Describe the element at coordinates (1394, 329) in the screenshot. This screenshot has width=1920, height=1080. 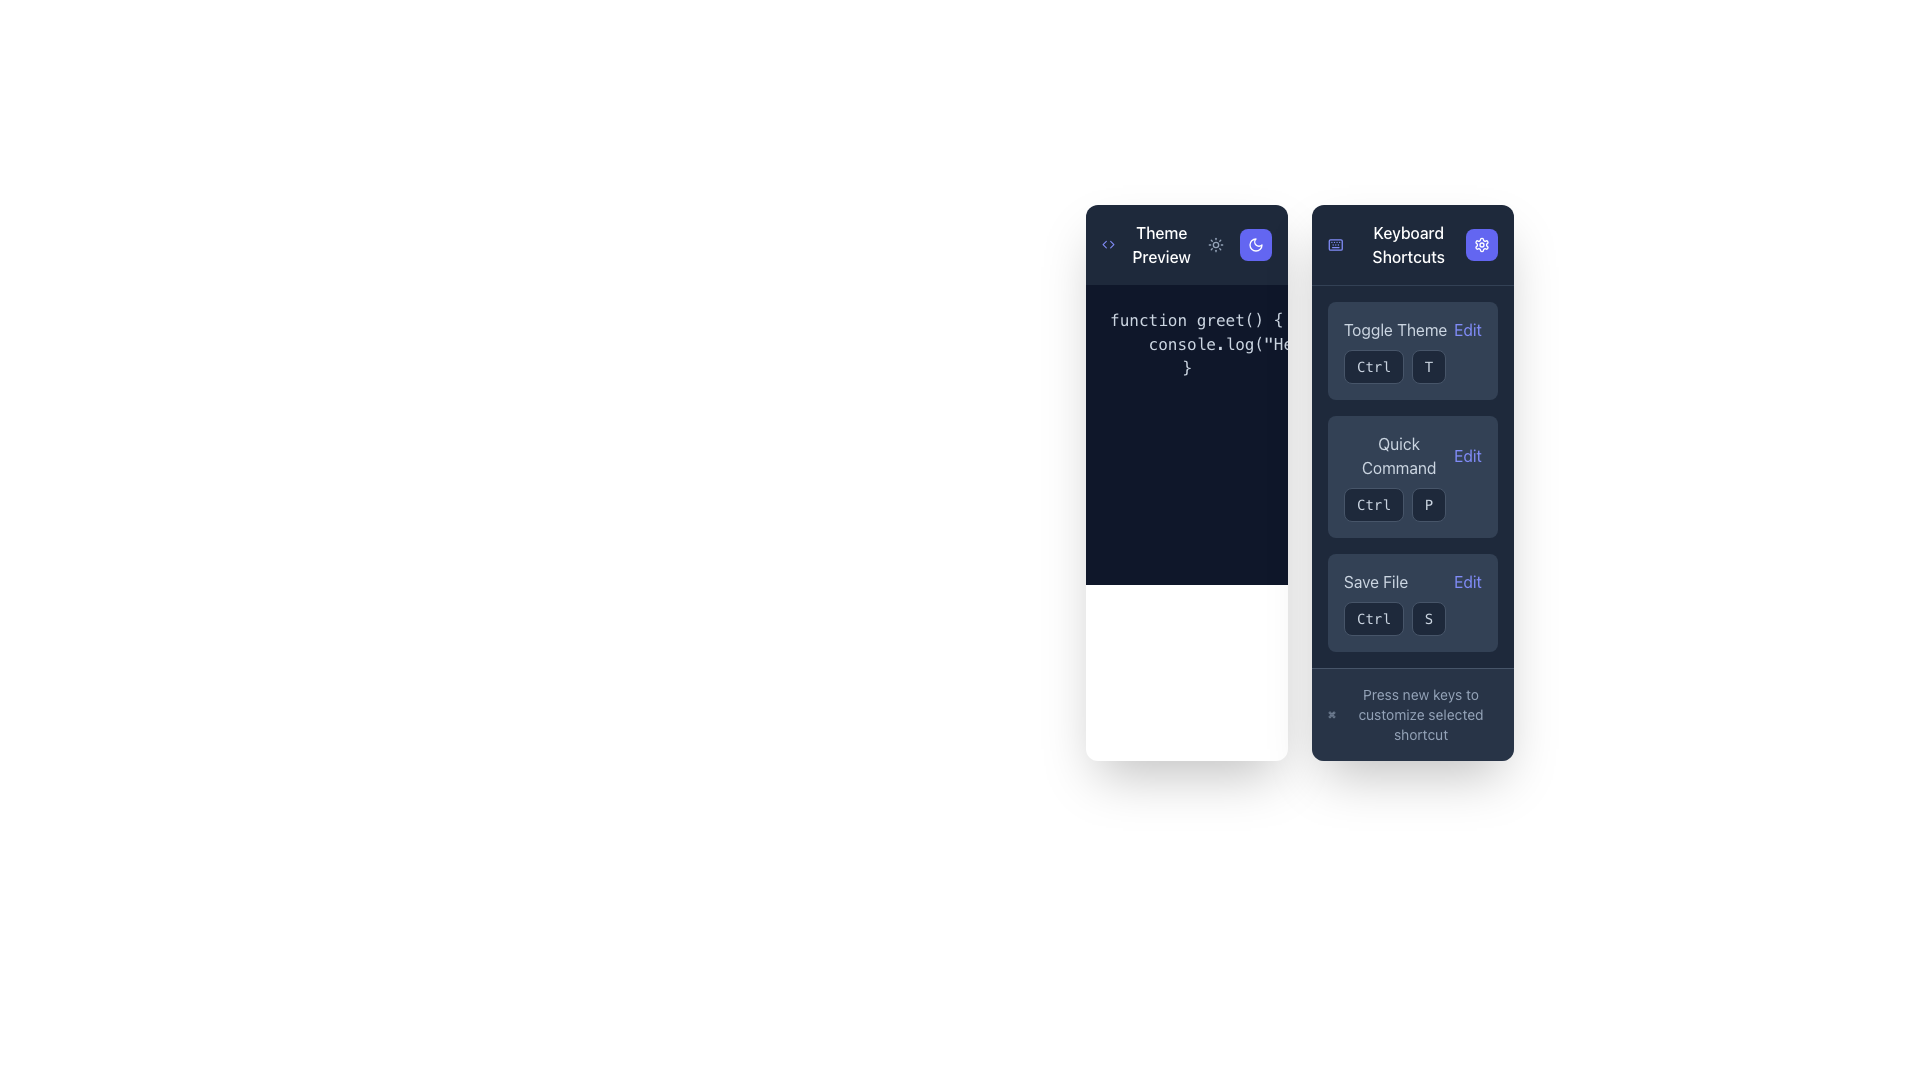
I see `the label that describes the functionality for toggling between themes, located in the topmost section of the 'Keyboard Shortcuts' sidebar, left-aligned and preceding the 'Edit' button` at that location.